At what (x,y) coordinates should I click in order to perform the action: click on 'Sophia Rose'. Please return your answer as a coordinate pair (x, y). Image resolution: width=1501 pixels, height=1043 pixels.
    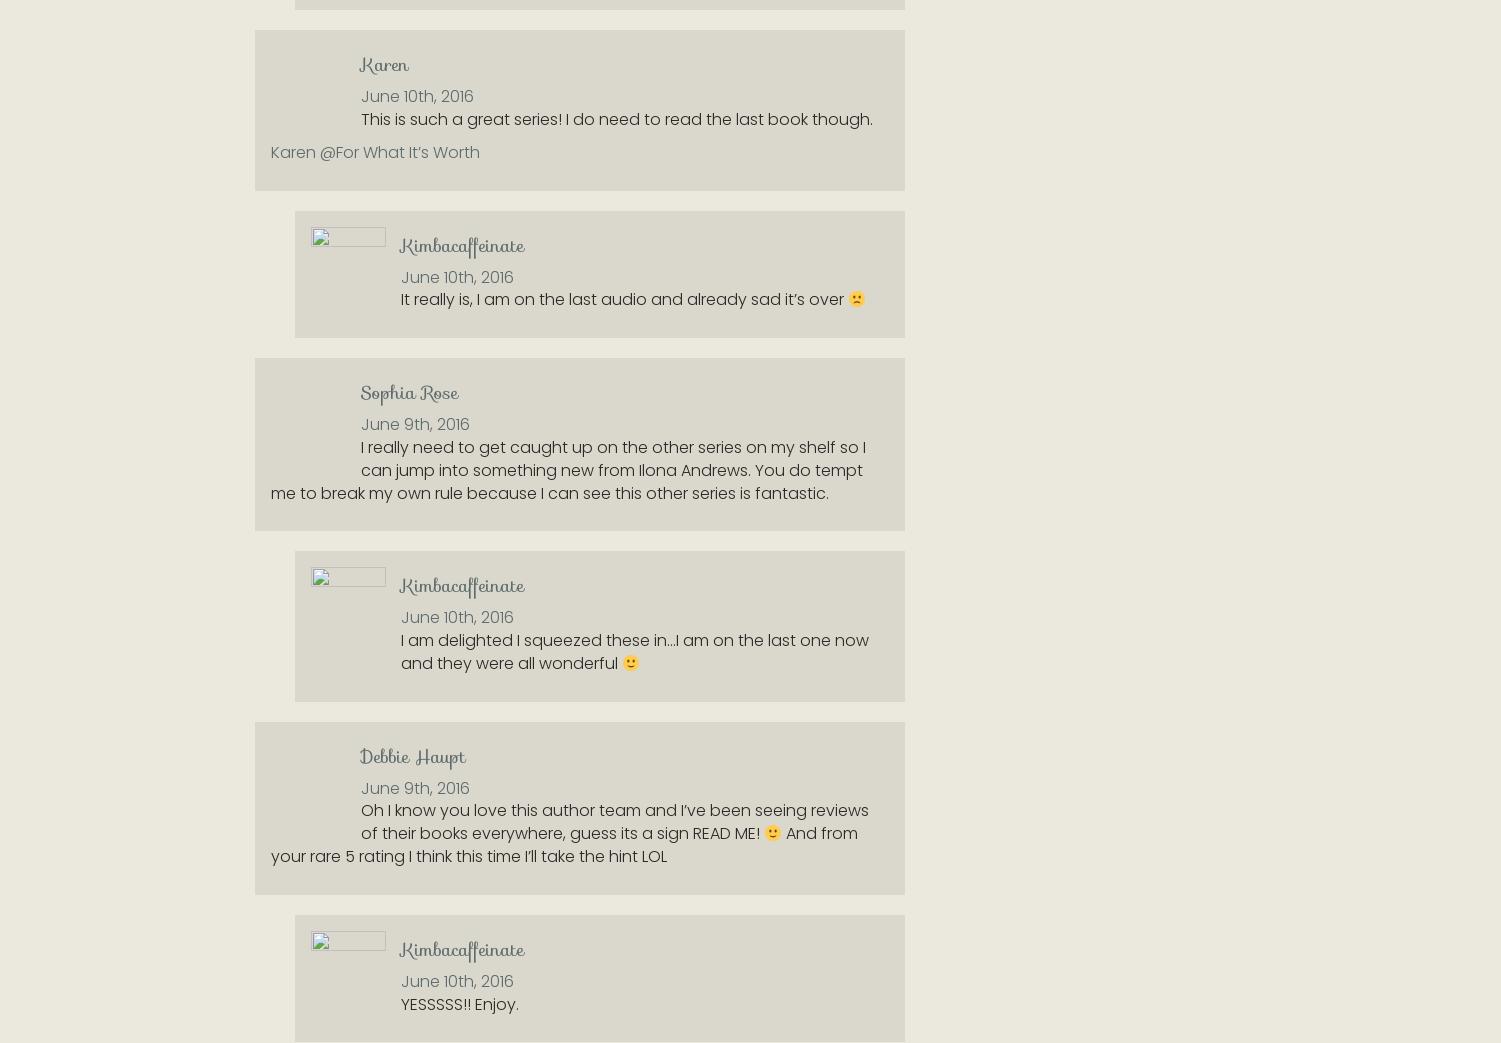
    Looking at the image, I should click on (408, 393).